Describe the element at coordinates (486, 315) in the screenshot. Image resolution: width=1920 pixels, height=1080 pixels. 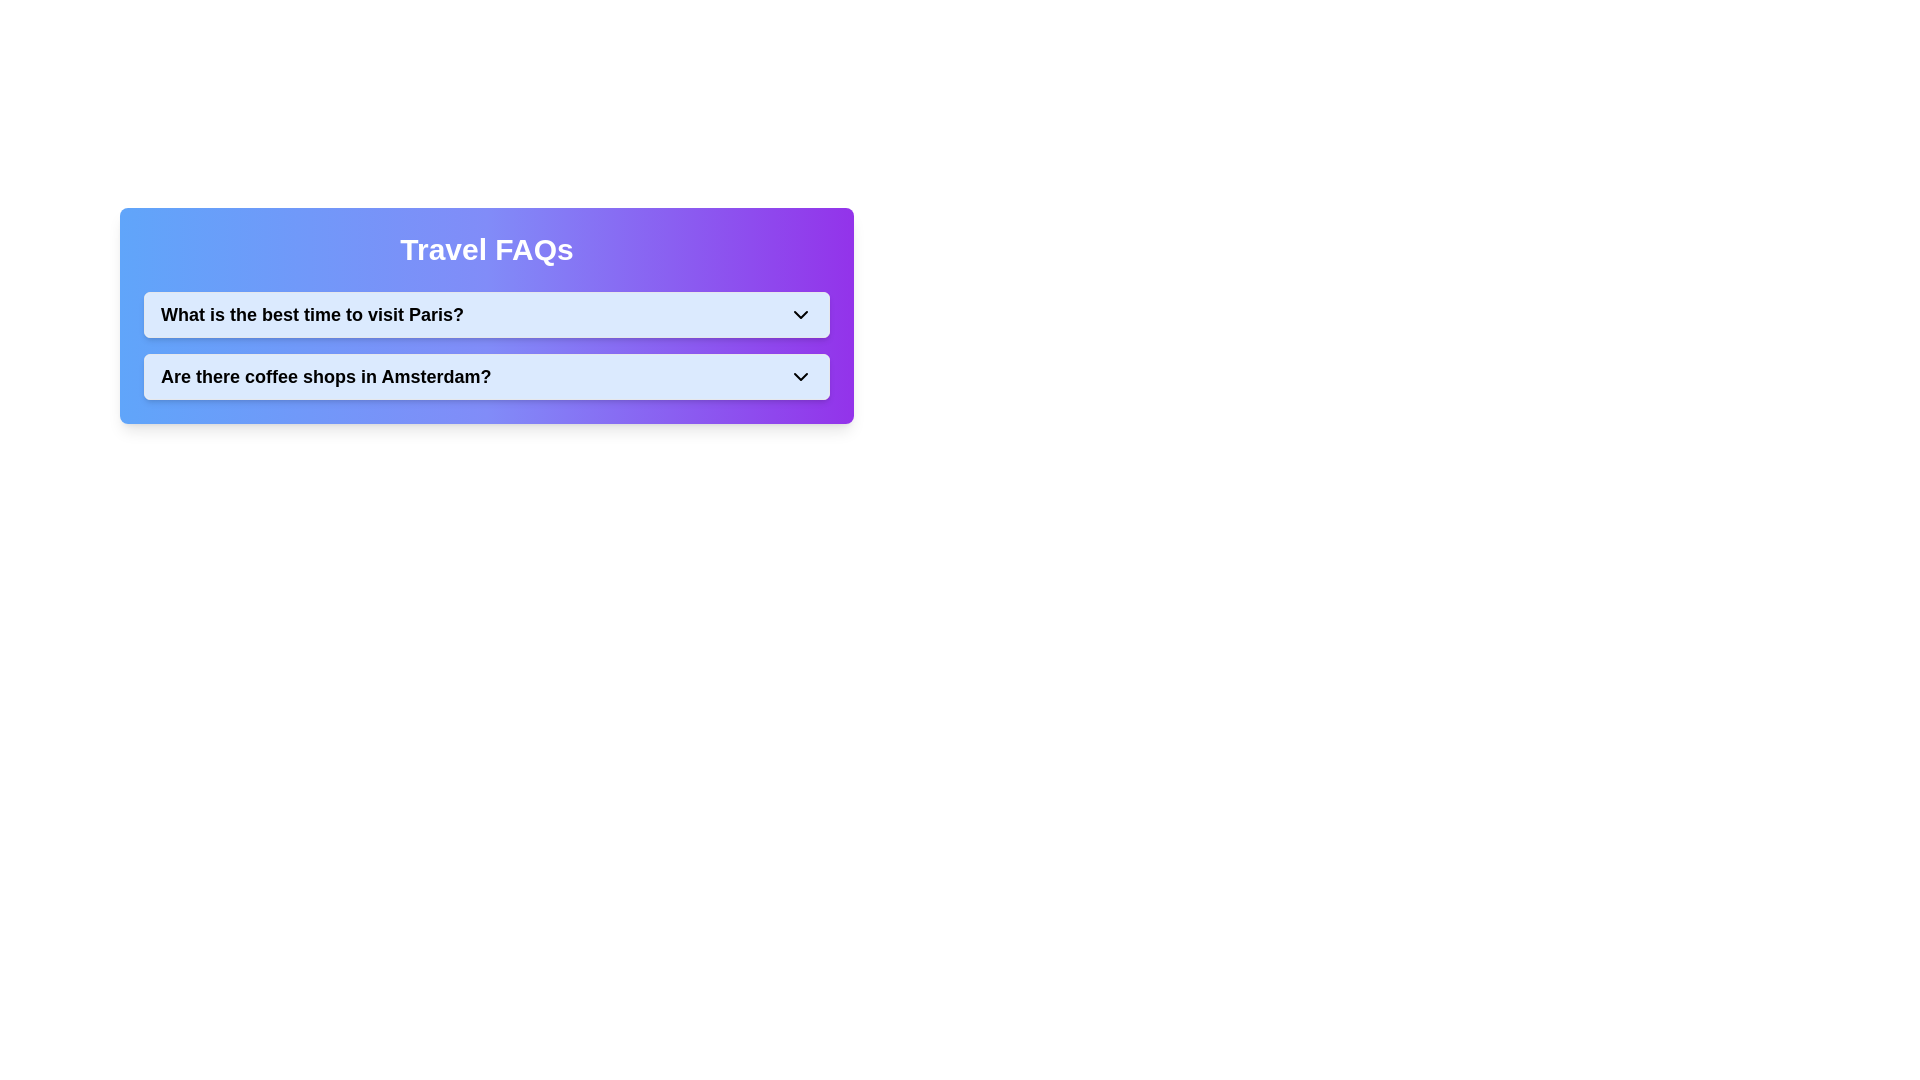
I see `the dropdown menu button related to the question 'What is the best time to visit Paris?'` at that location.